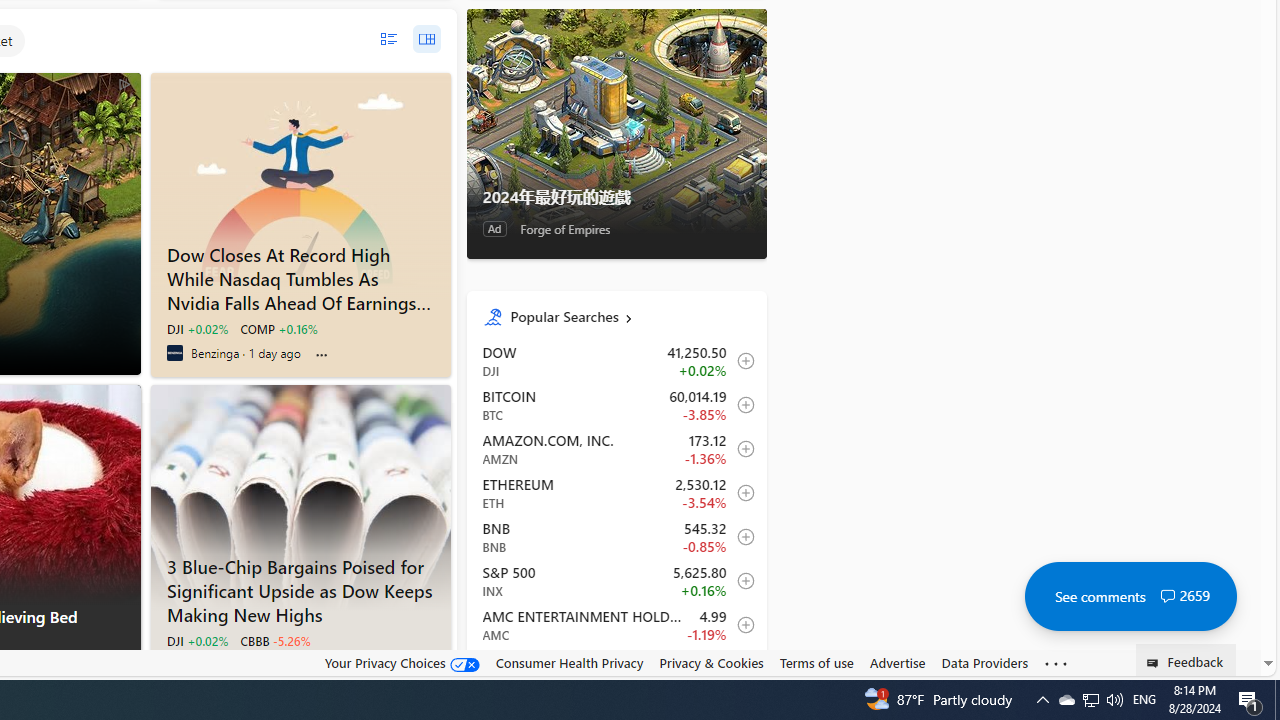  I want to click on 'grid layout', so click(425, 39).